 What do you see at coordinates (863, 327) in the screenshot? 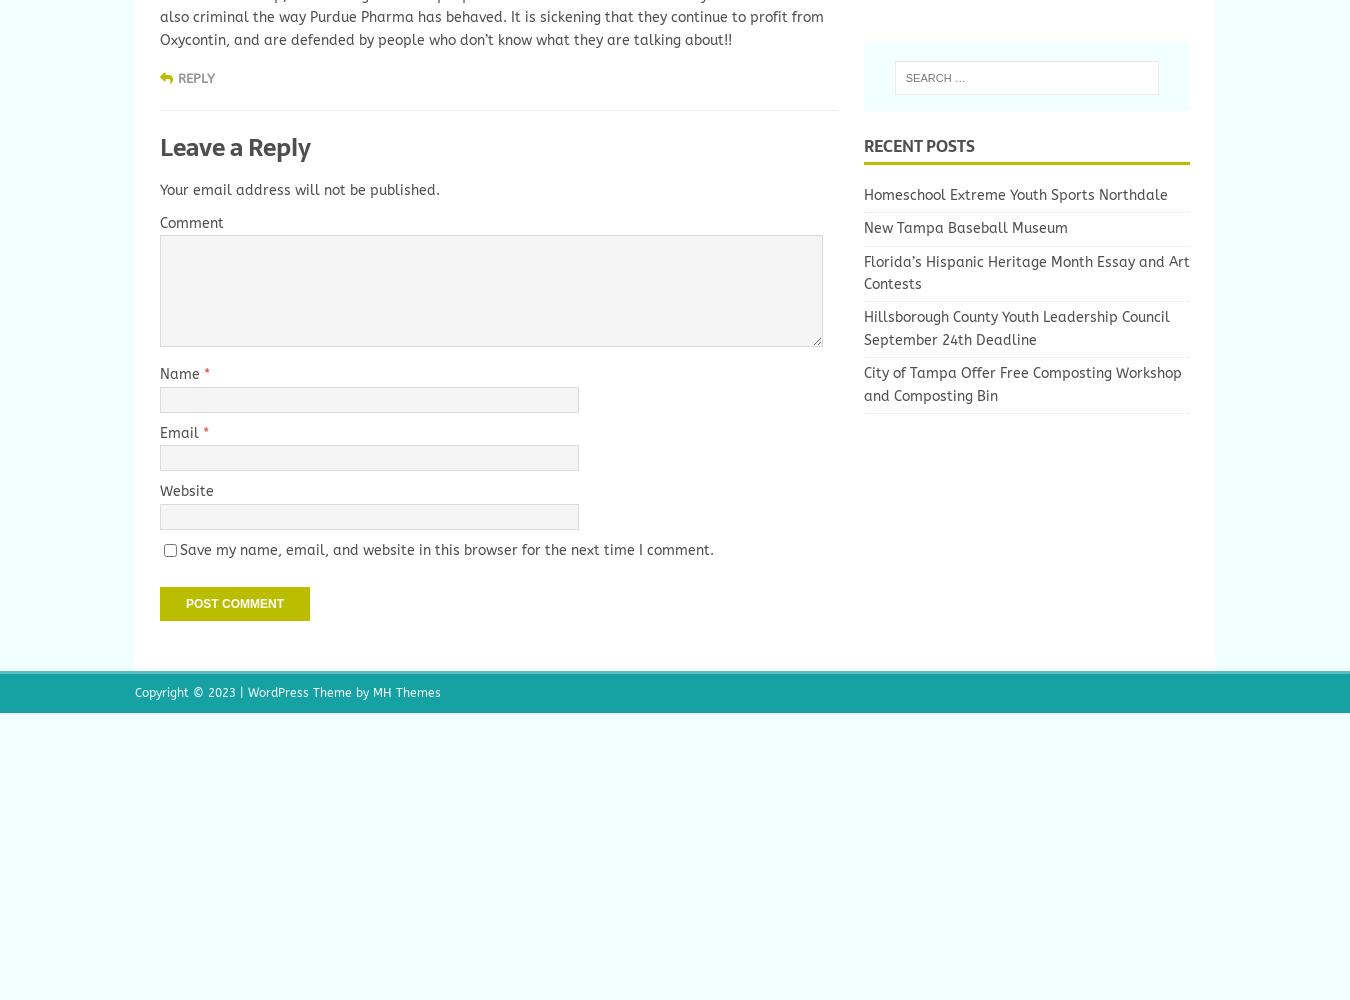
I see `'Hillsborough County Youth Leadership Council September 24th Deadline'` at bounding box center [863, 327].